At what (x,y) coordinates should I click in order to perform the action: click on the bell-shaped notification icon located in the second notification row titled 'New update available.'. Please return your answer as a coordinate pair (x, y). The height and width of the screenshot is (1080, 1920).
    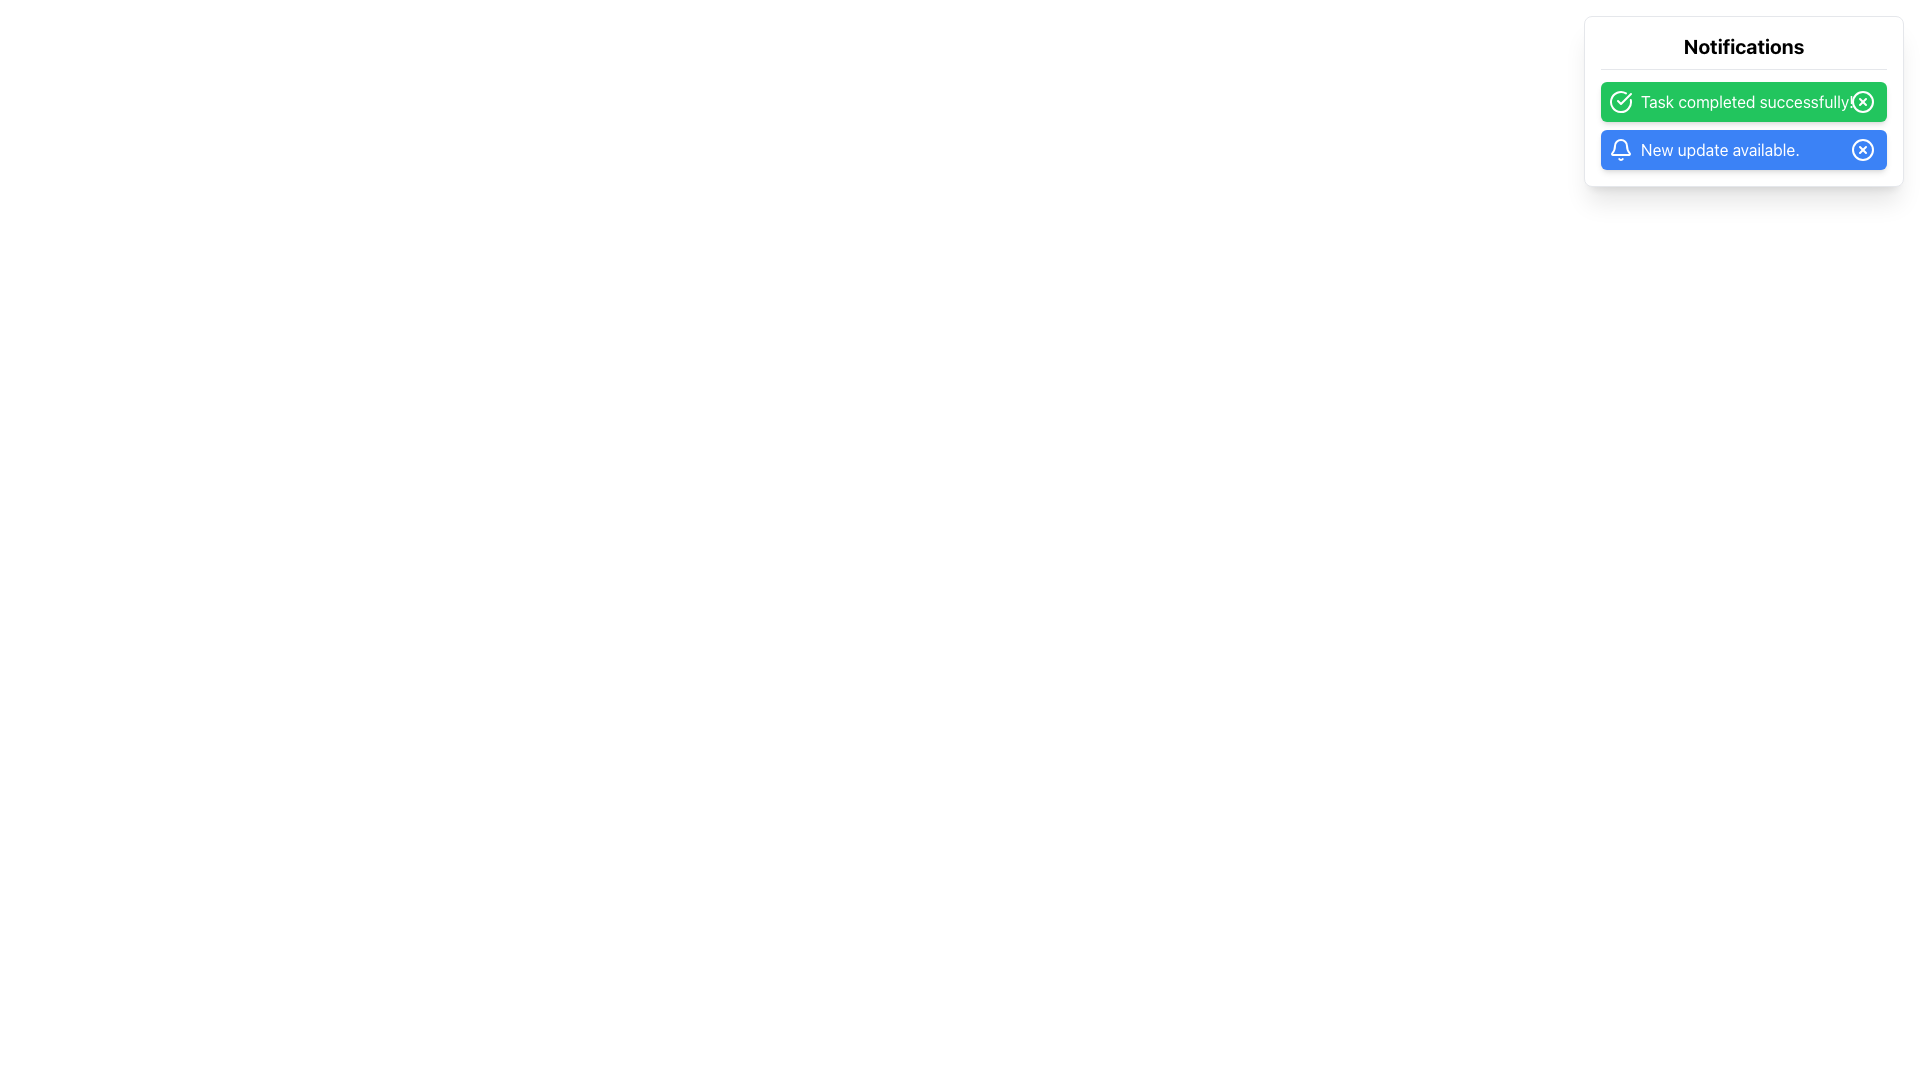
    Looking at the image, I should click on (1621, 146).